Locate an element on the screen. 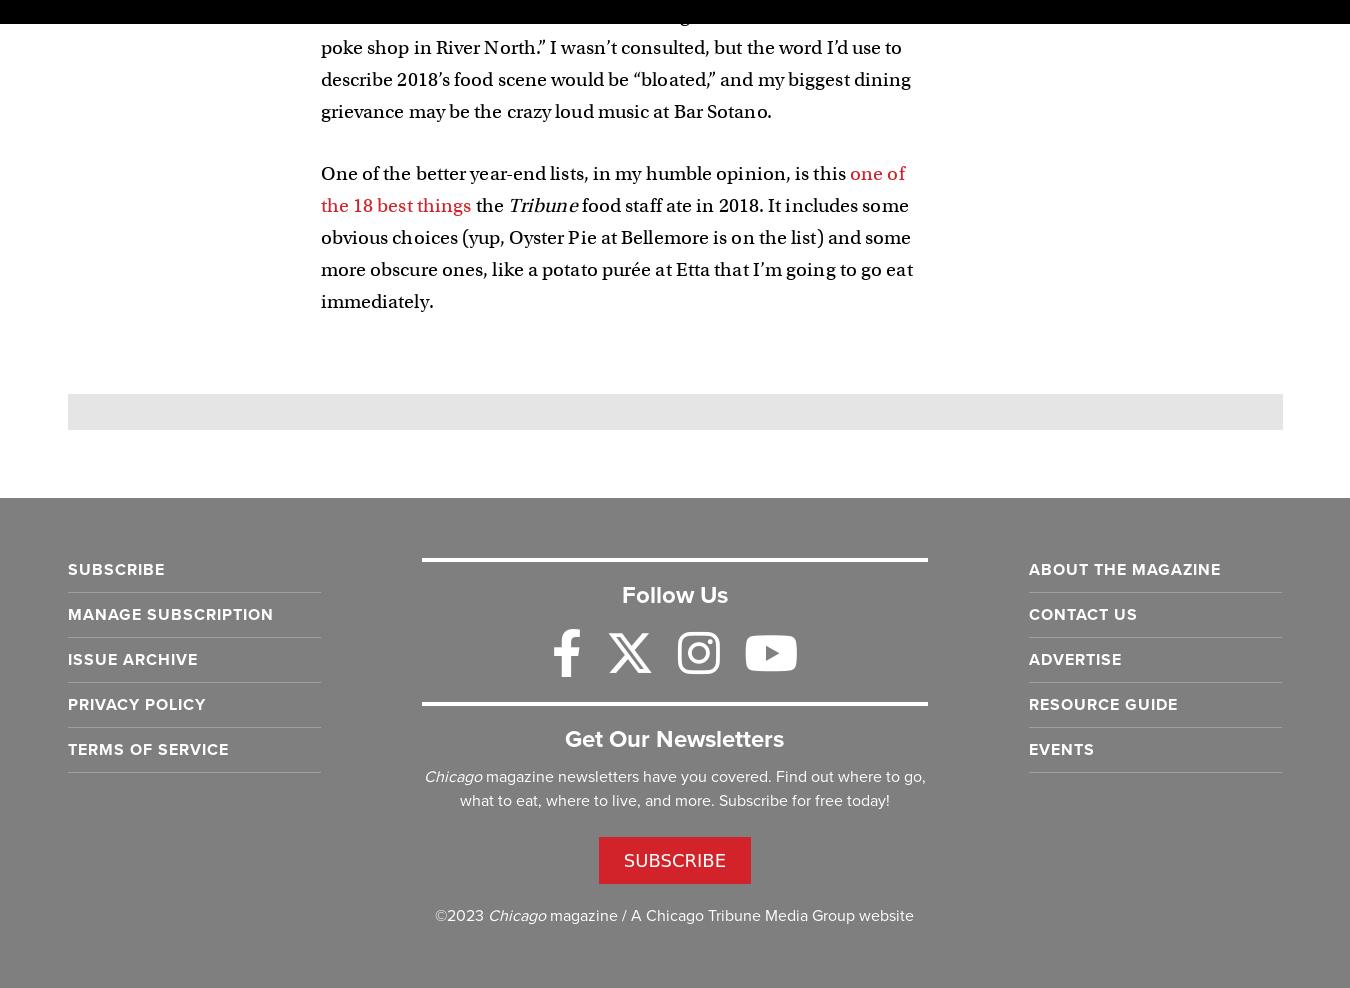 The image size is (1350, 988). 'Terms of Service' is located at coordinates (147, 748).